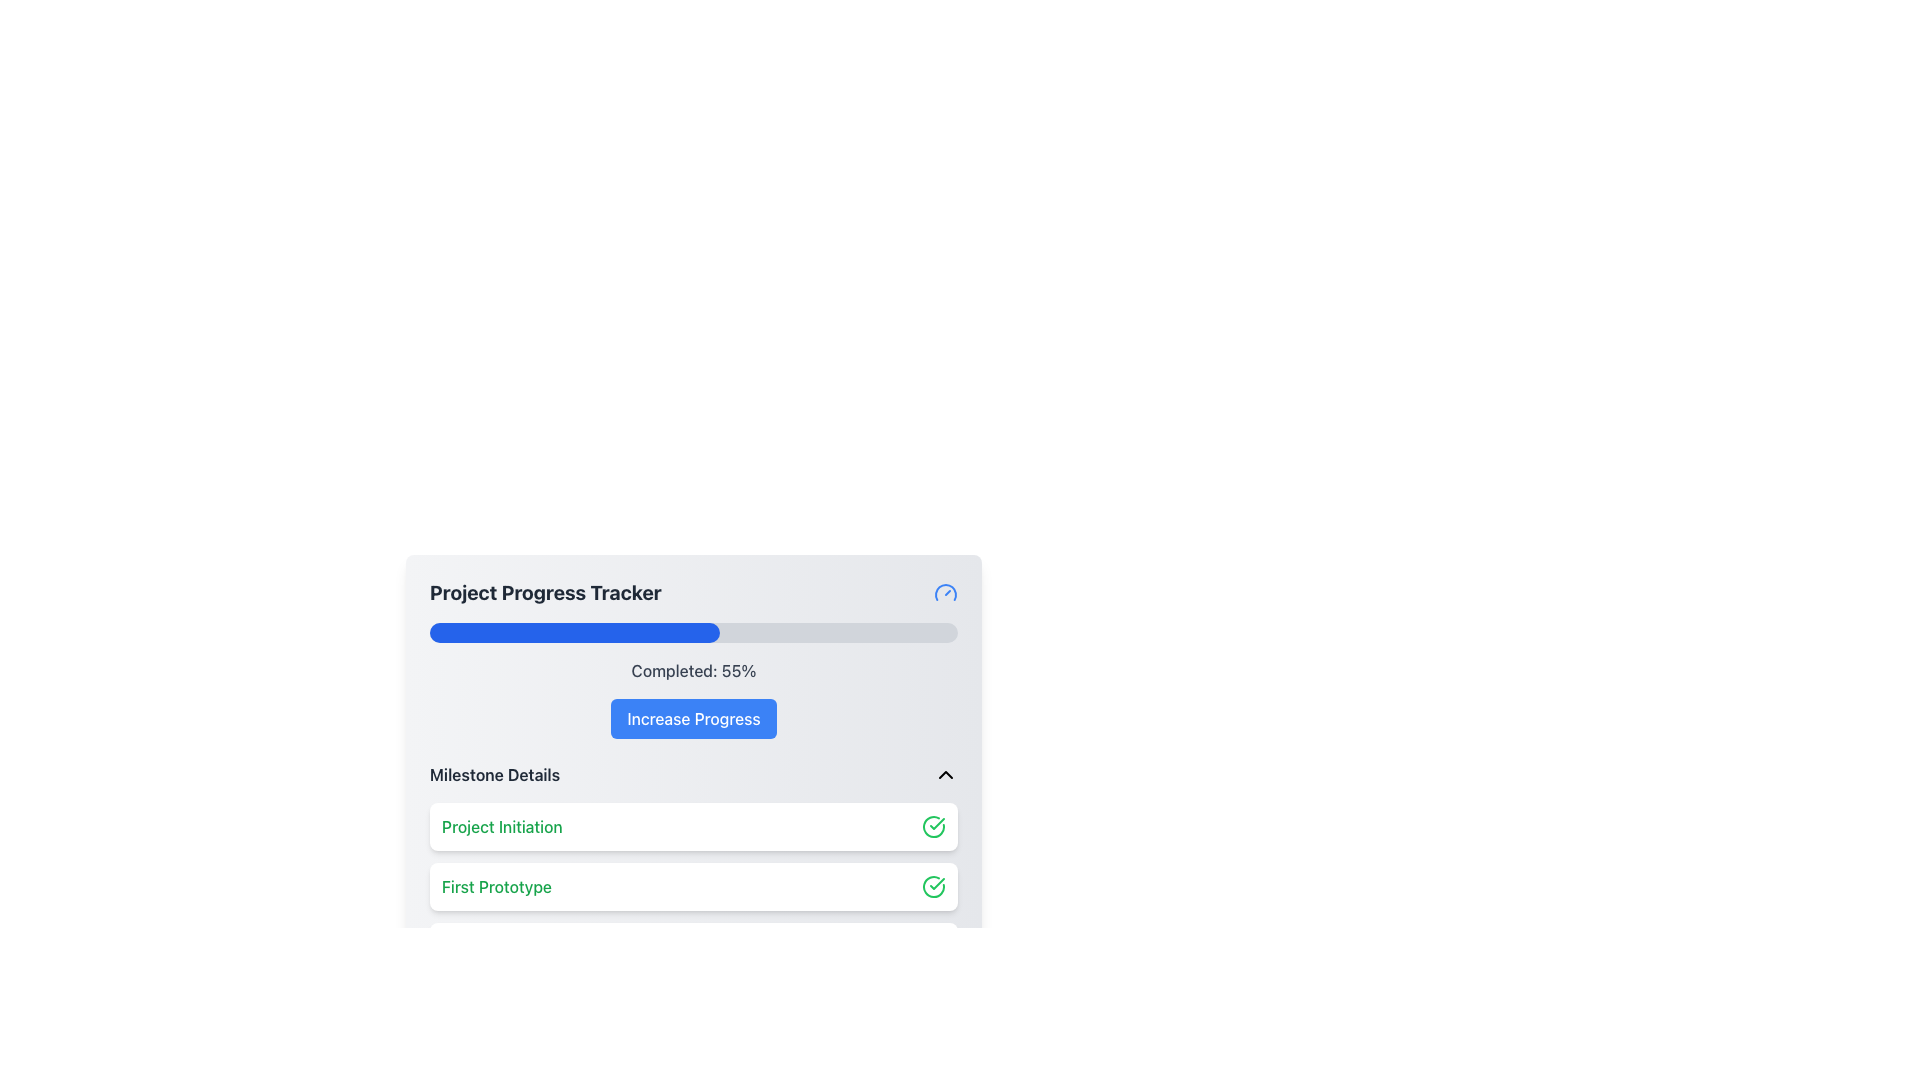 This screenshot has width=1920, height=1080. What do you see at coordinates (495, 774) in the screenshot?
I see `the text label that reads 'Milestone Details', which is styled in bold and dark gray, positioned beneath 'Project Progress Tracker'` at bounding box center [495, 774].